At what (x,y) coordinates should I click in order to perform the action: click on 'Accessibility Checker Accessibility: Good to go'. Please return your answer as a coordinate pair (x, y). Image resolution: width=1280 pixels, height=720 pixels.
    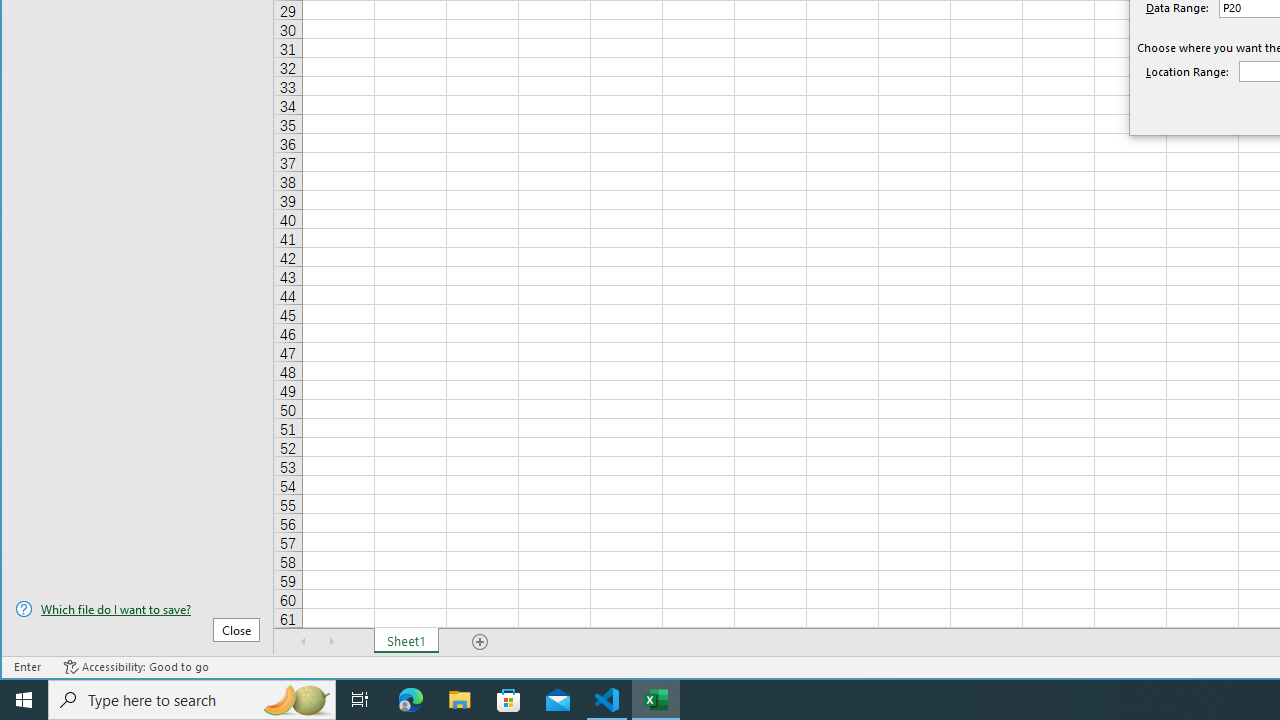
    Looking at the image, I should click on (135, 667).